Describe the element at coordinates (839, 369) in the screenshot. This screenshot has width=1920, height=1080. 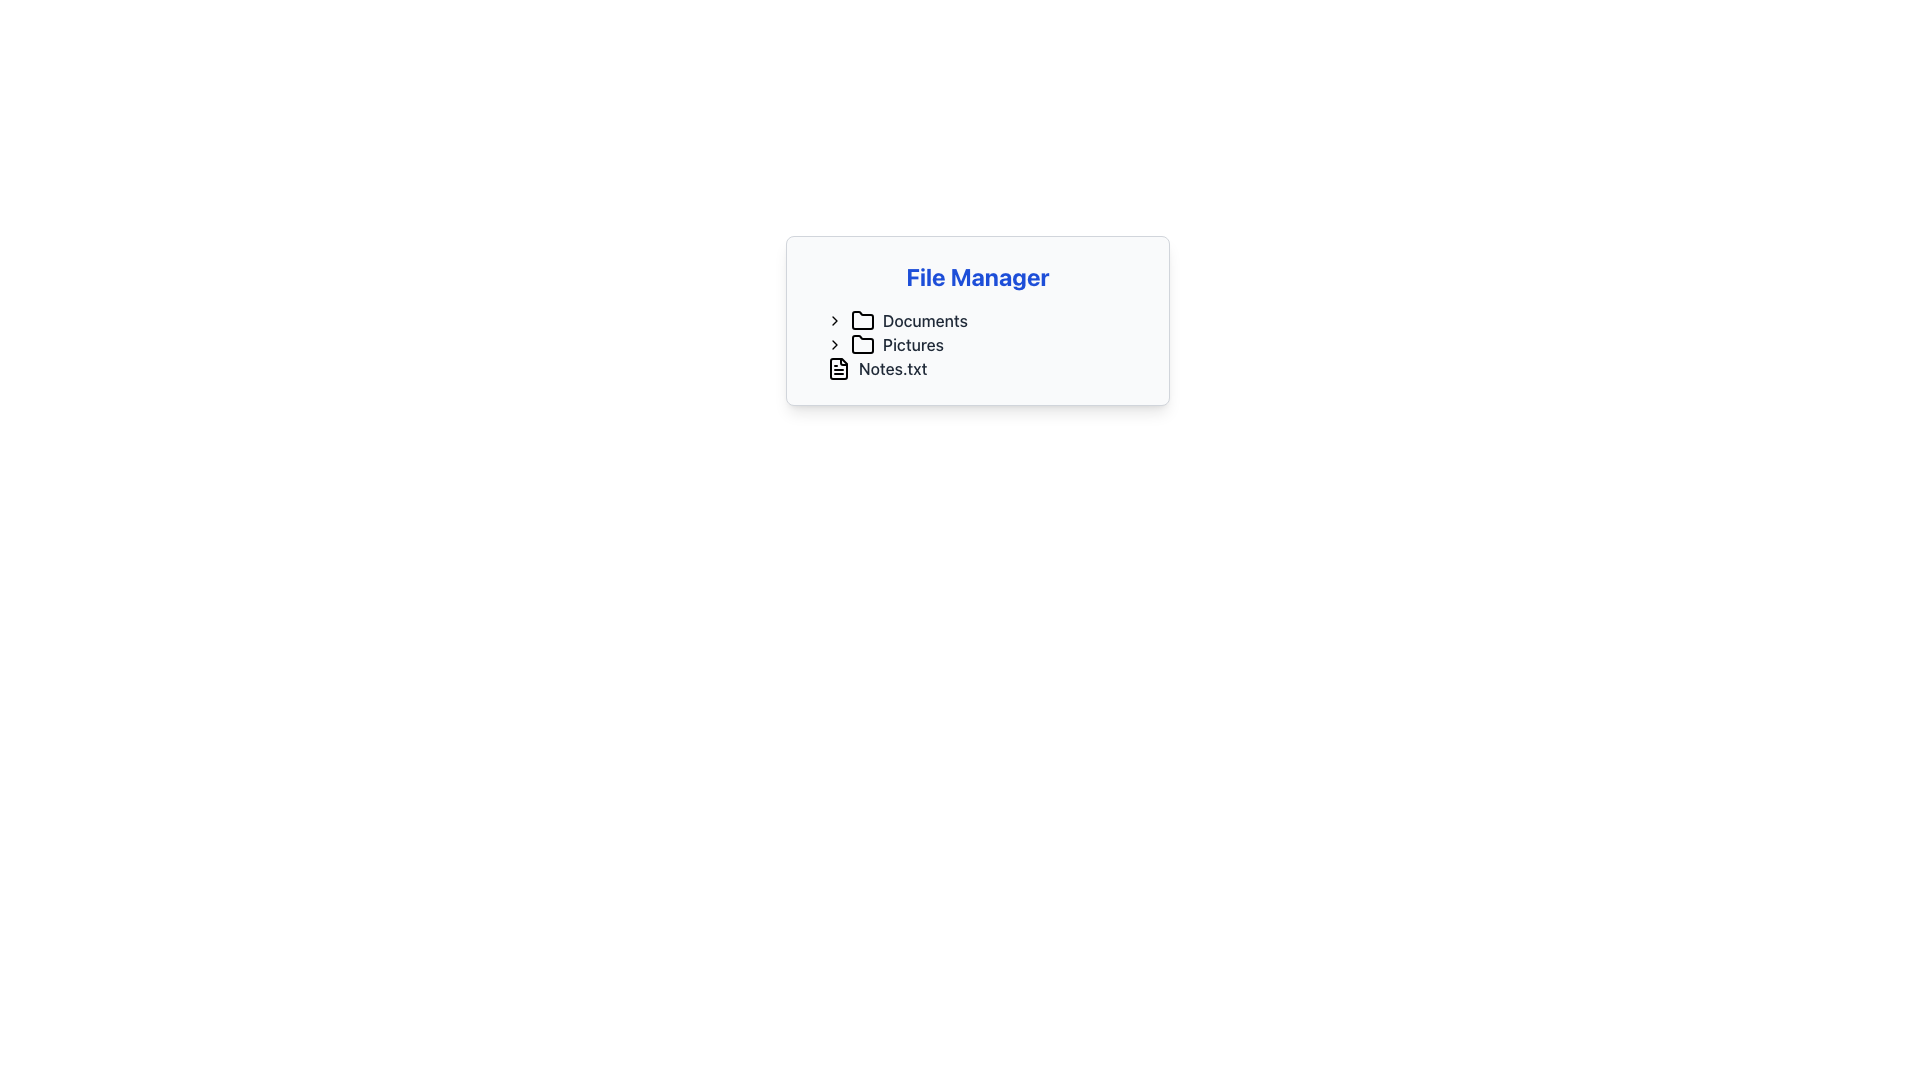
I see `the file document icon` at that location.